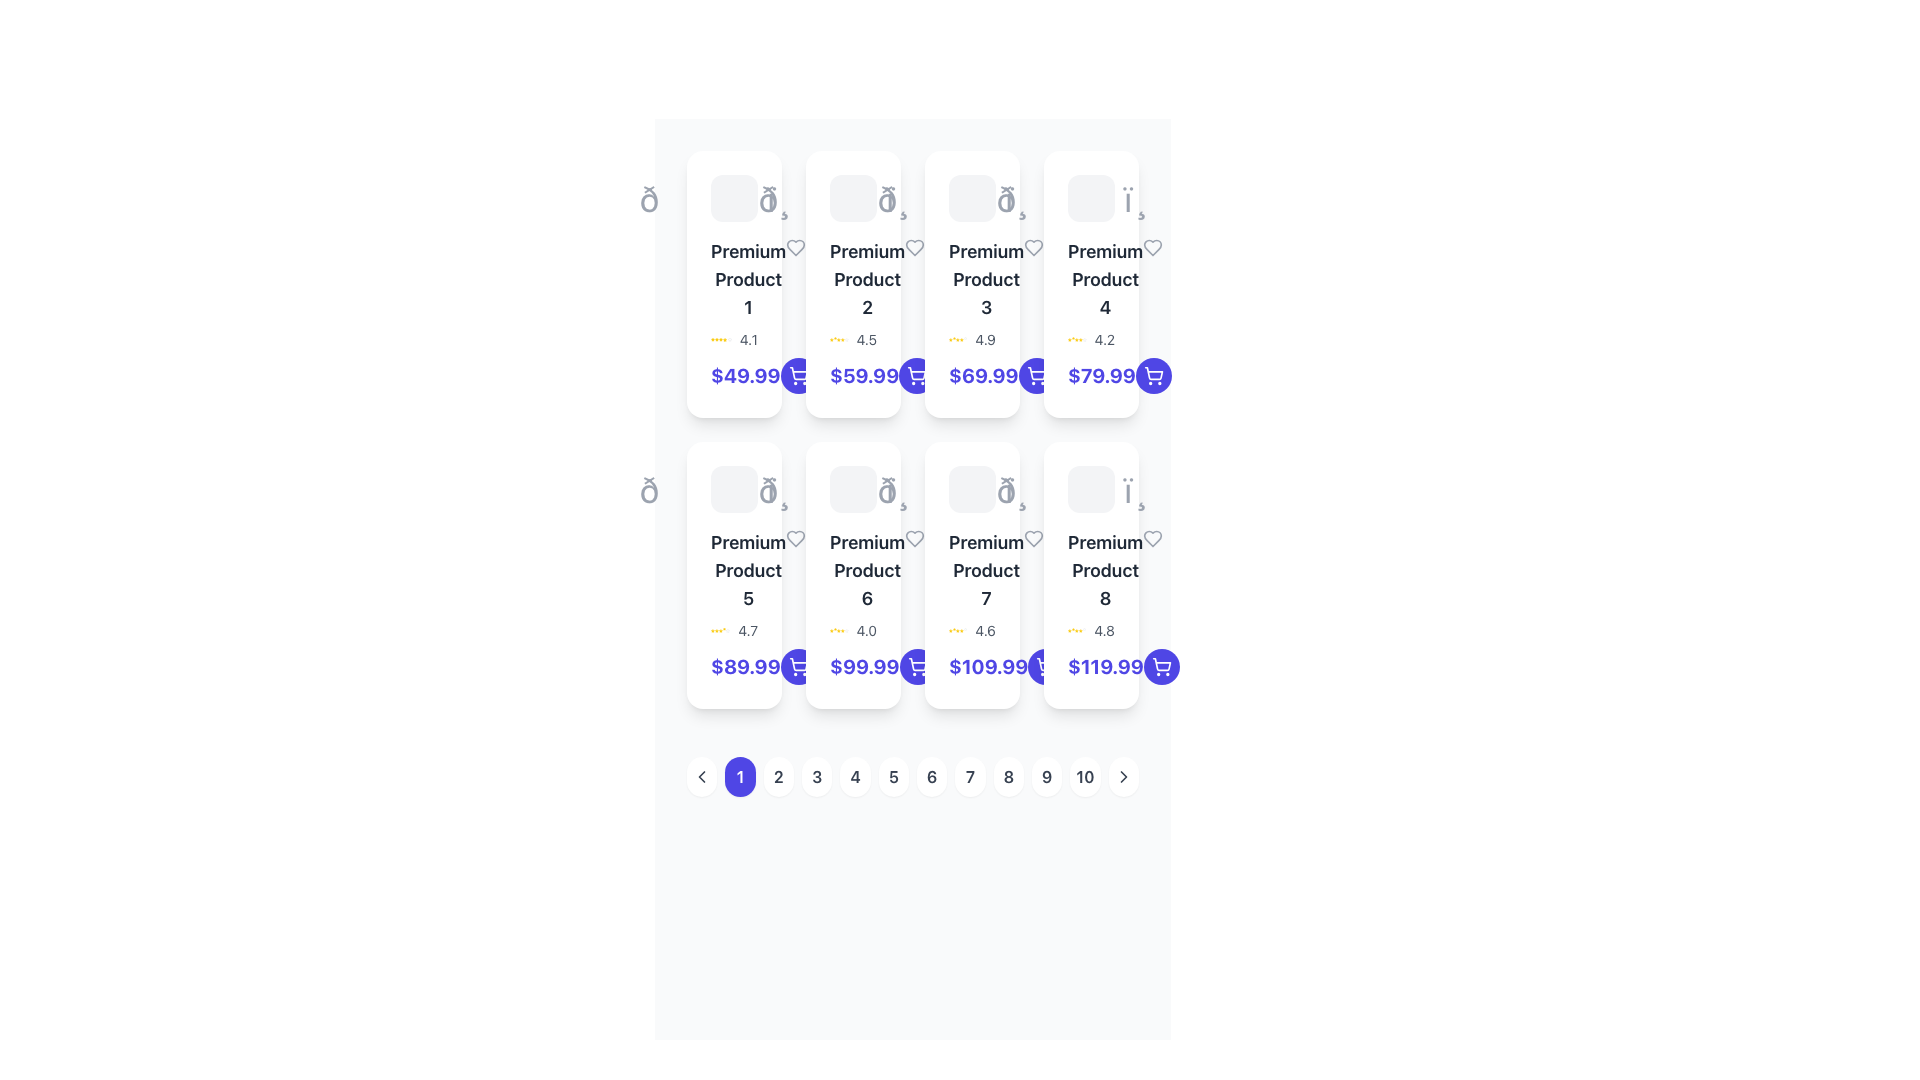 The width and height of the screenshot is (1920, 1080). What do you see at coordinates (1100, 375) in the screenshot?
I see `the Text Display showing the price '$79.99' in the fourth product card of the grid layout` at bounding box center [1100, 375].